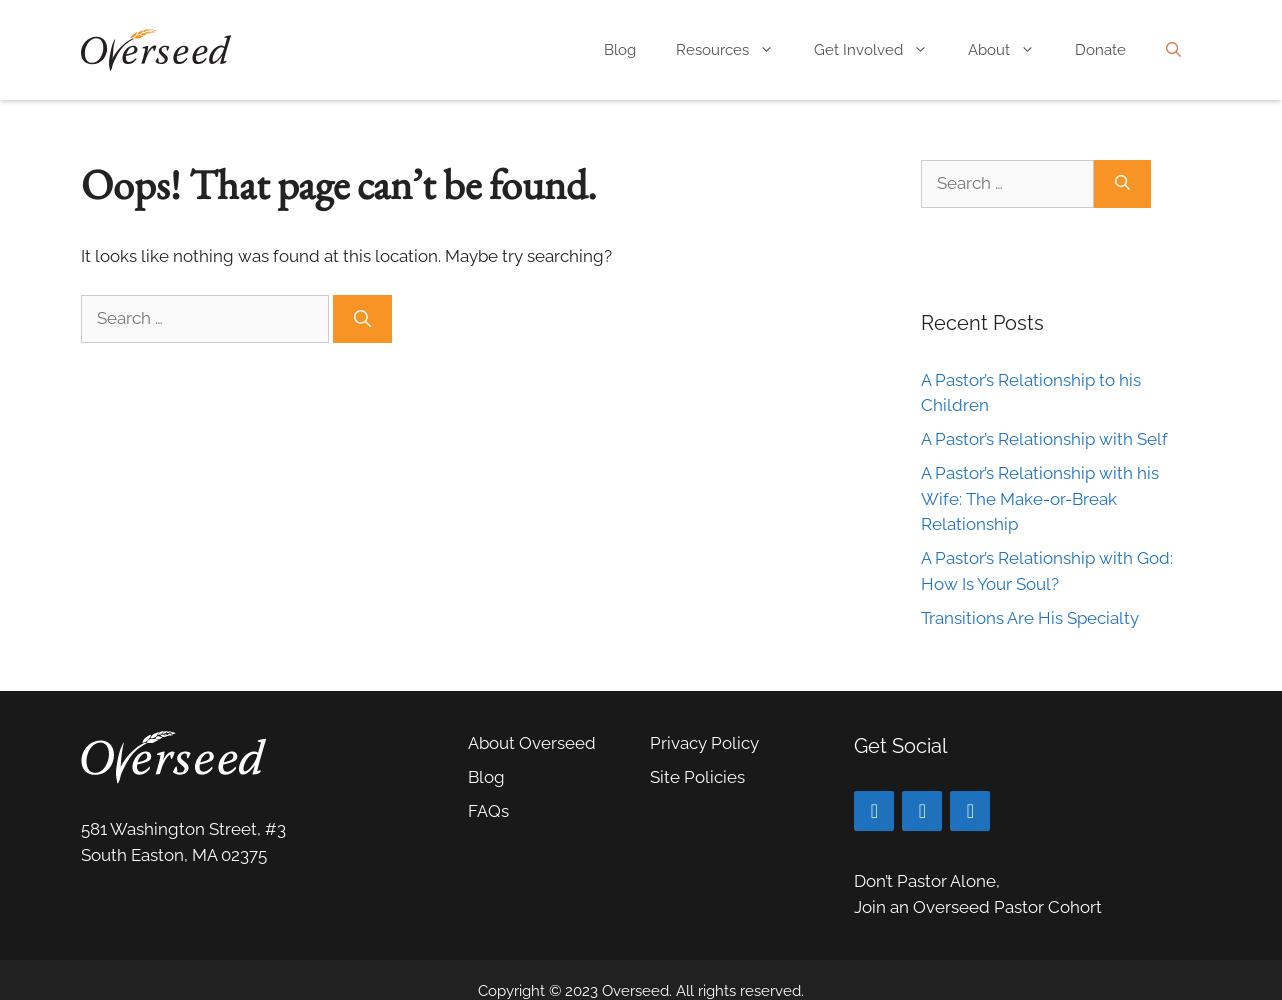 The width and height of the screenshot is (1282, 1000). I want to click on 'Recent Posts', so click(920, 321).